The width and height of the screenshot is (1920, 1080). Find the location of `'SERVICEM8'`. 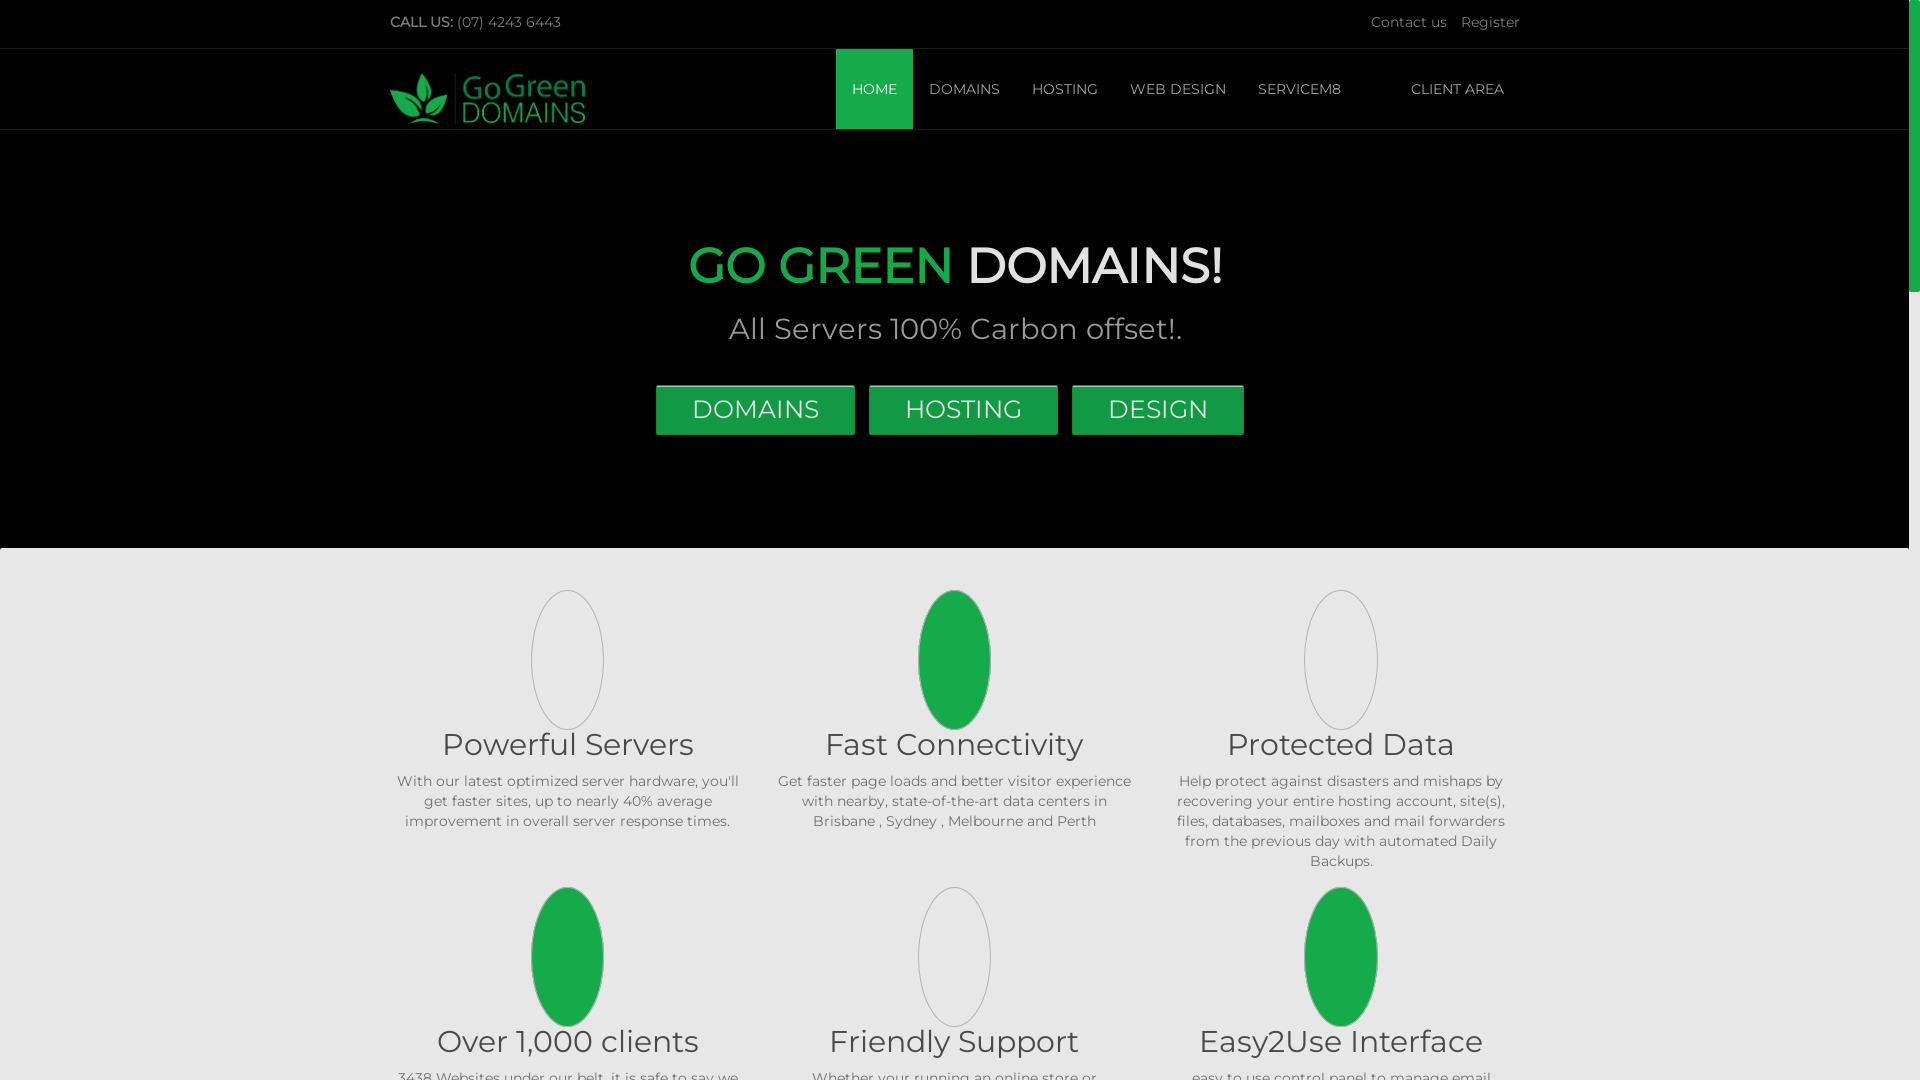

'SERVICEM8' is located at coordinates (1241, 87).